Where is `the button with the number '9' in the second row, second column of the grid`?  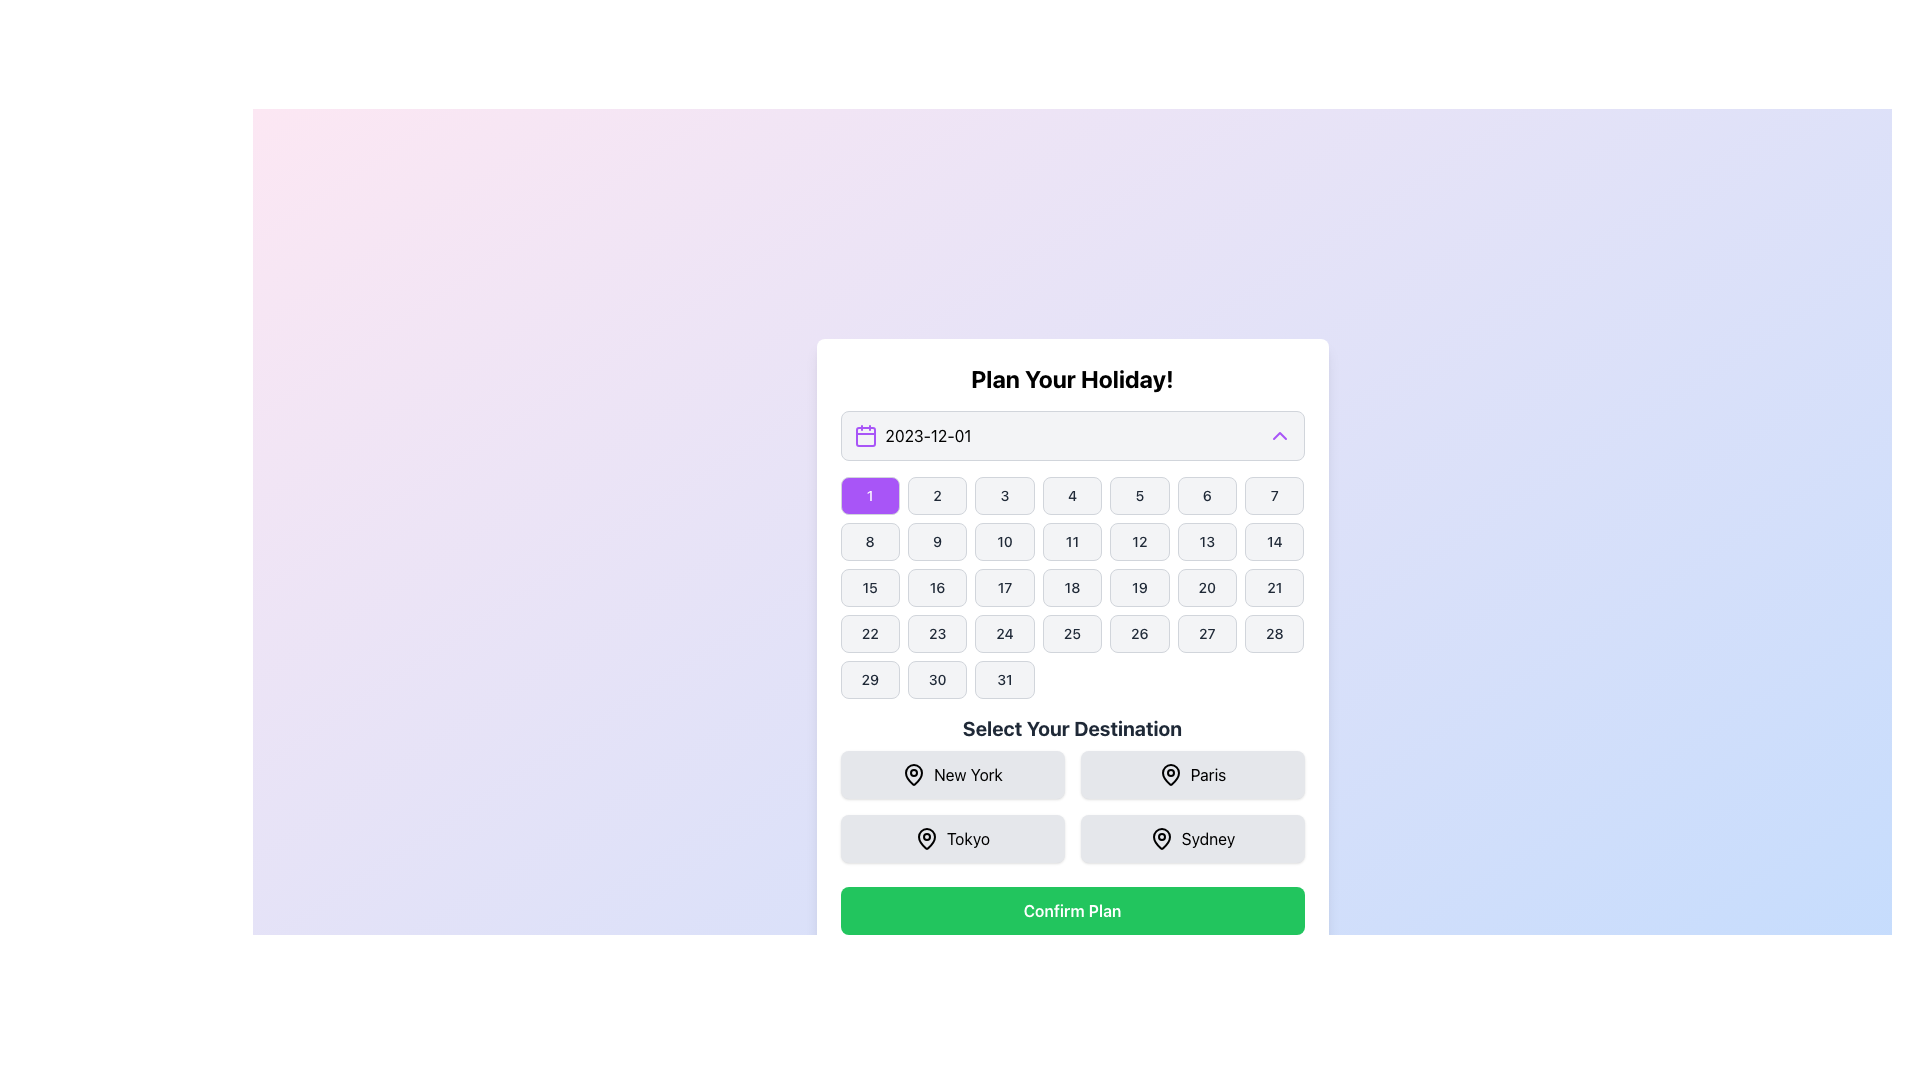
the button with the number '9' in the second row, second column of the grid is located at coordinates (936, 542).